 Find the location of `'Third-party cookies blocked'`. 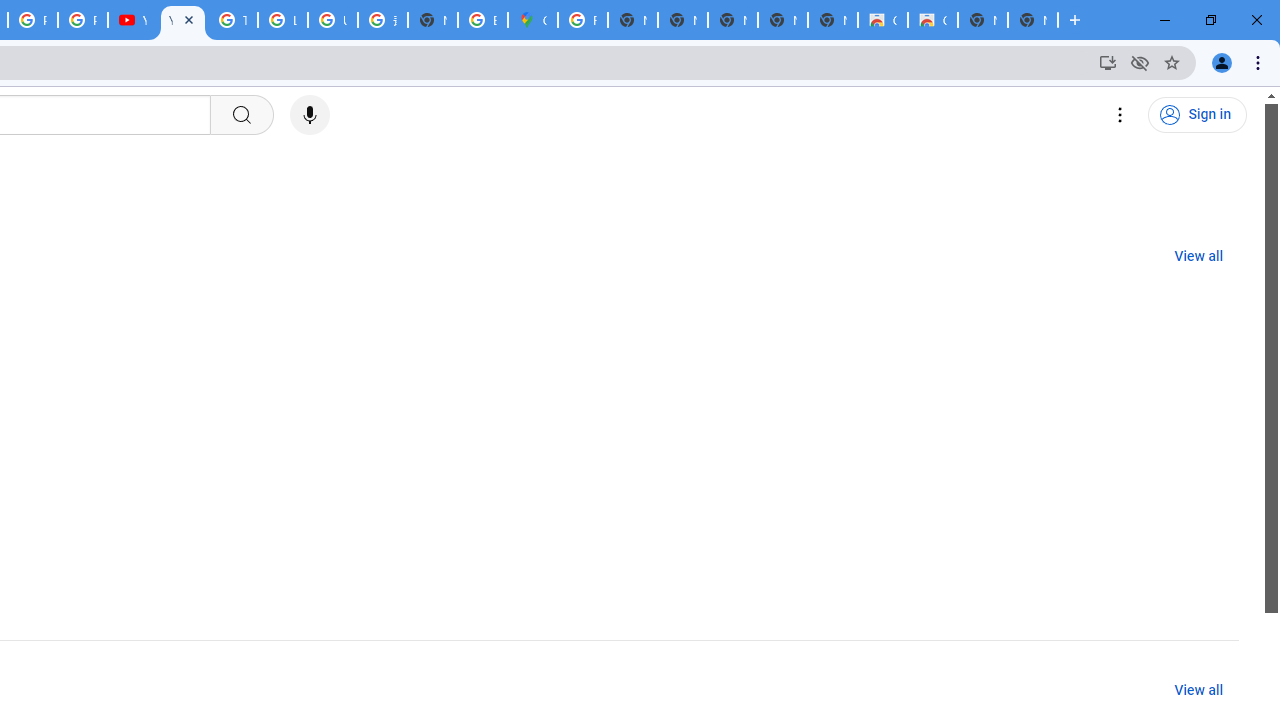

'Third-party cookies blocked' is located at coordinates (1139, 61).